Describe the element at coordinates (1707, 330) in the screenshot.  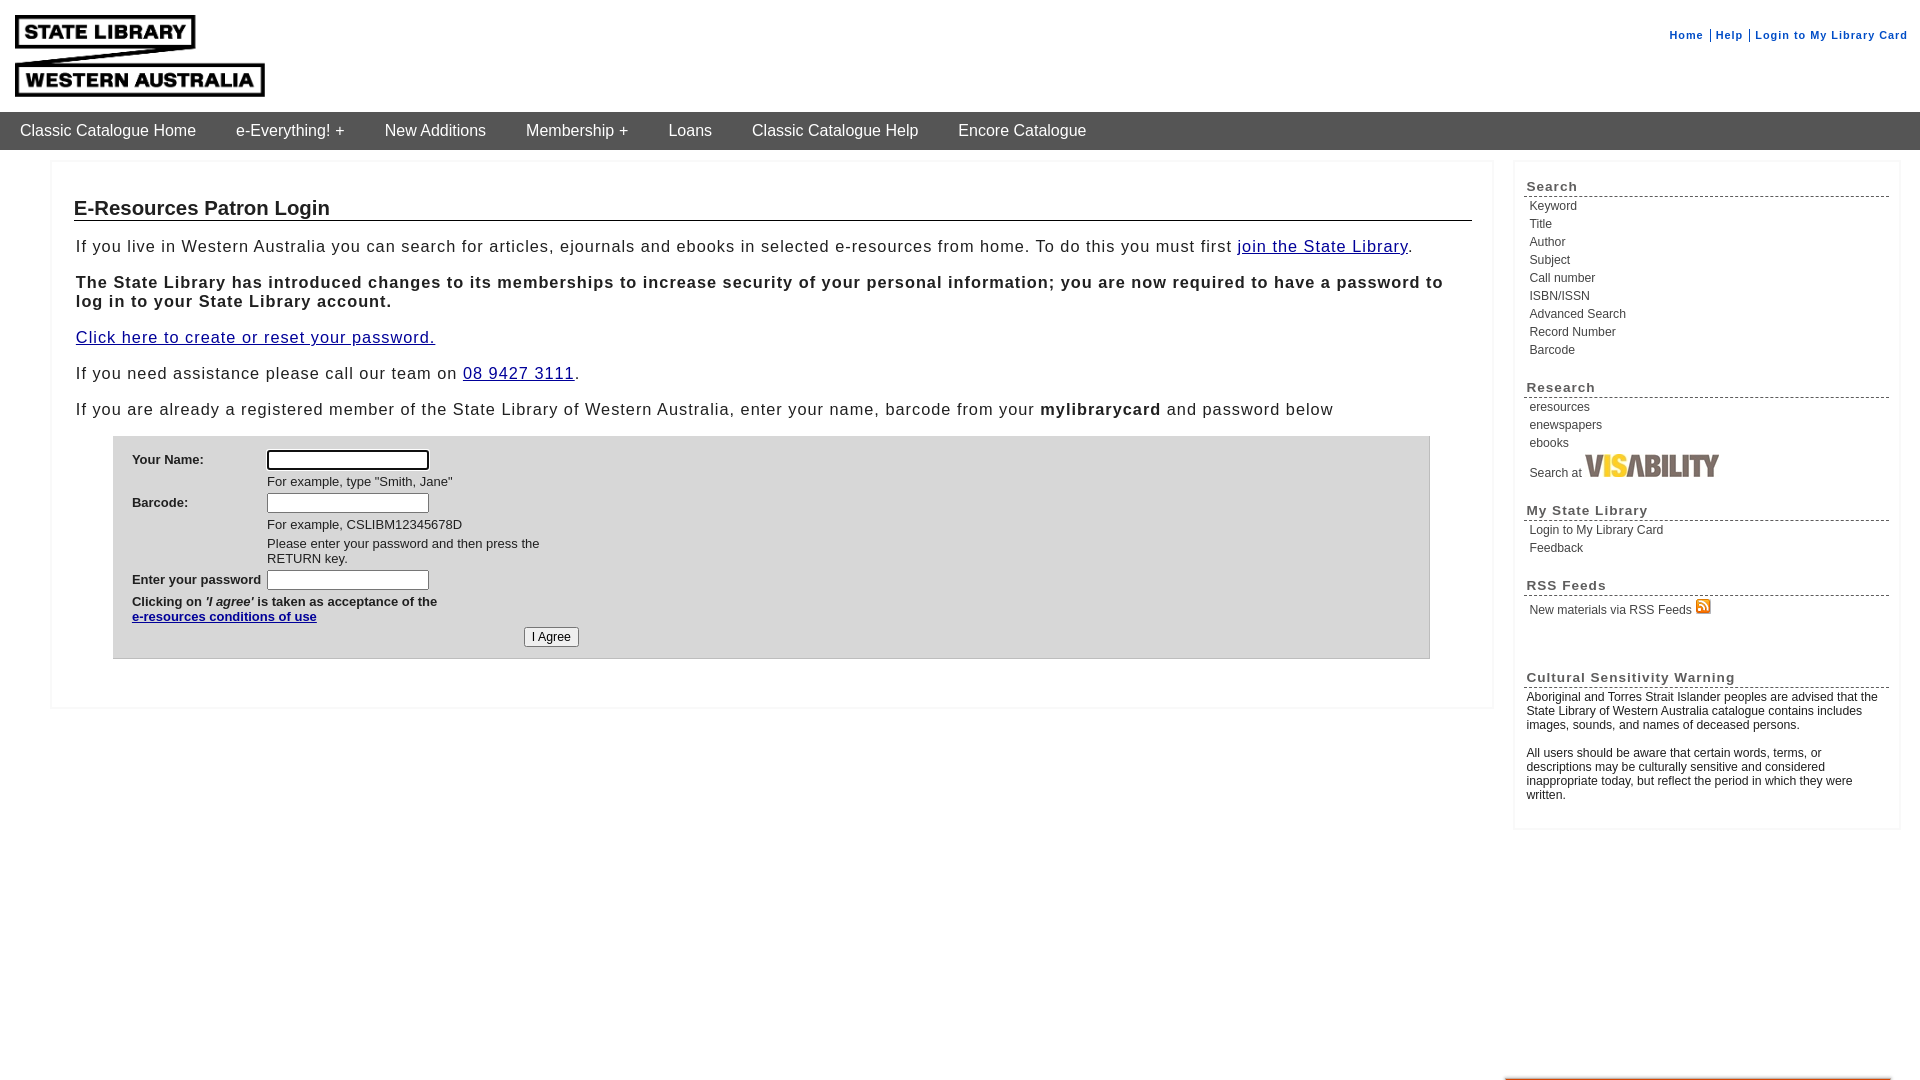
I see `'Record Number'` at that location.